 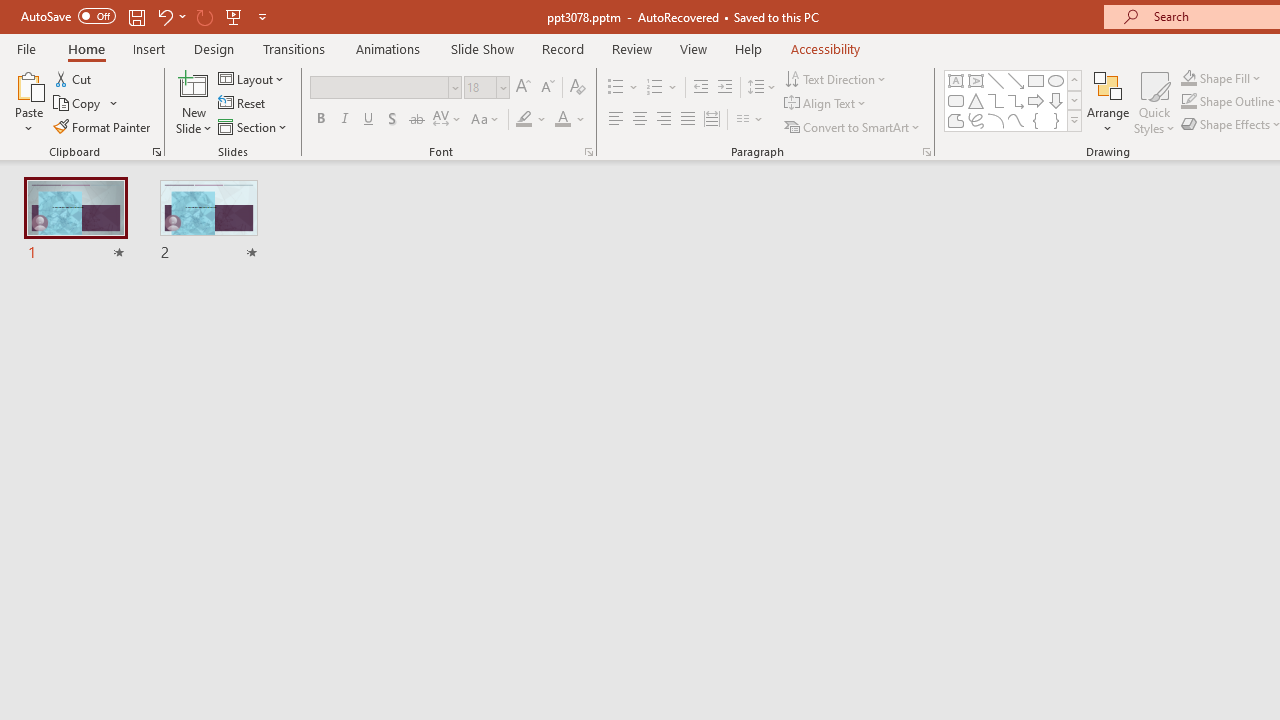 What do you see at coordinates (976, 100) in the screenshot?
I see `'Isosceles Triangle'` at bounding box center [976, 100].